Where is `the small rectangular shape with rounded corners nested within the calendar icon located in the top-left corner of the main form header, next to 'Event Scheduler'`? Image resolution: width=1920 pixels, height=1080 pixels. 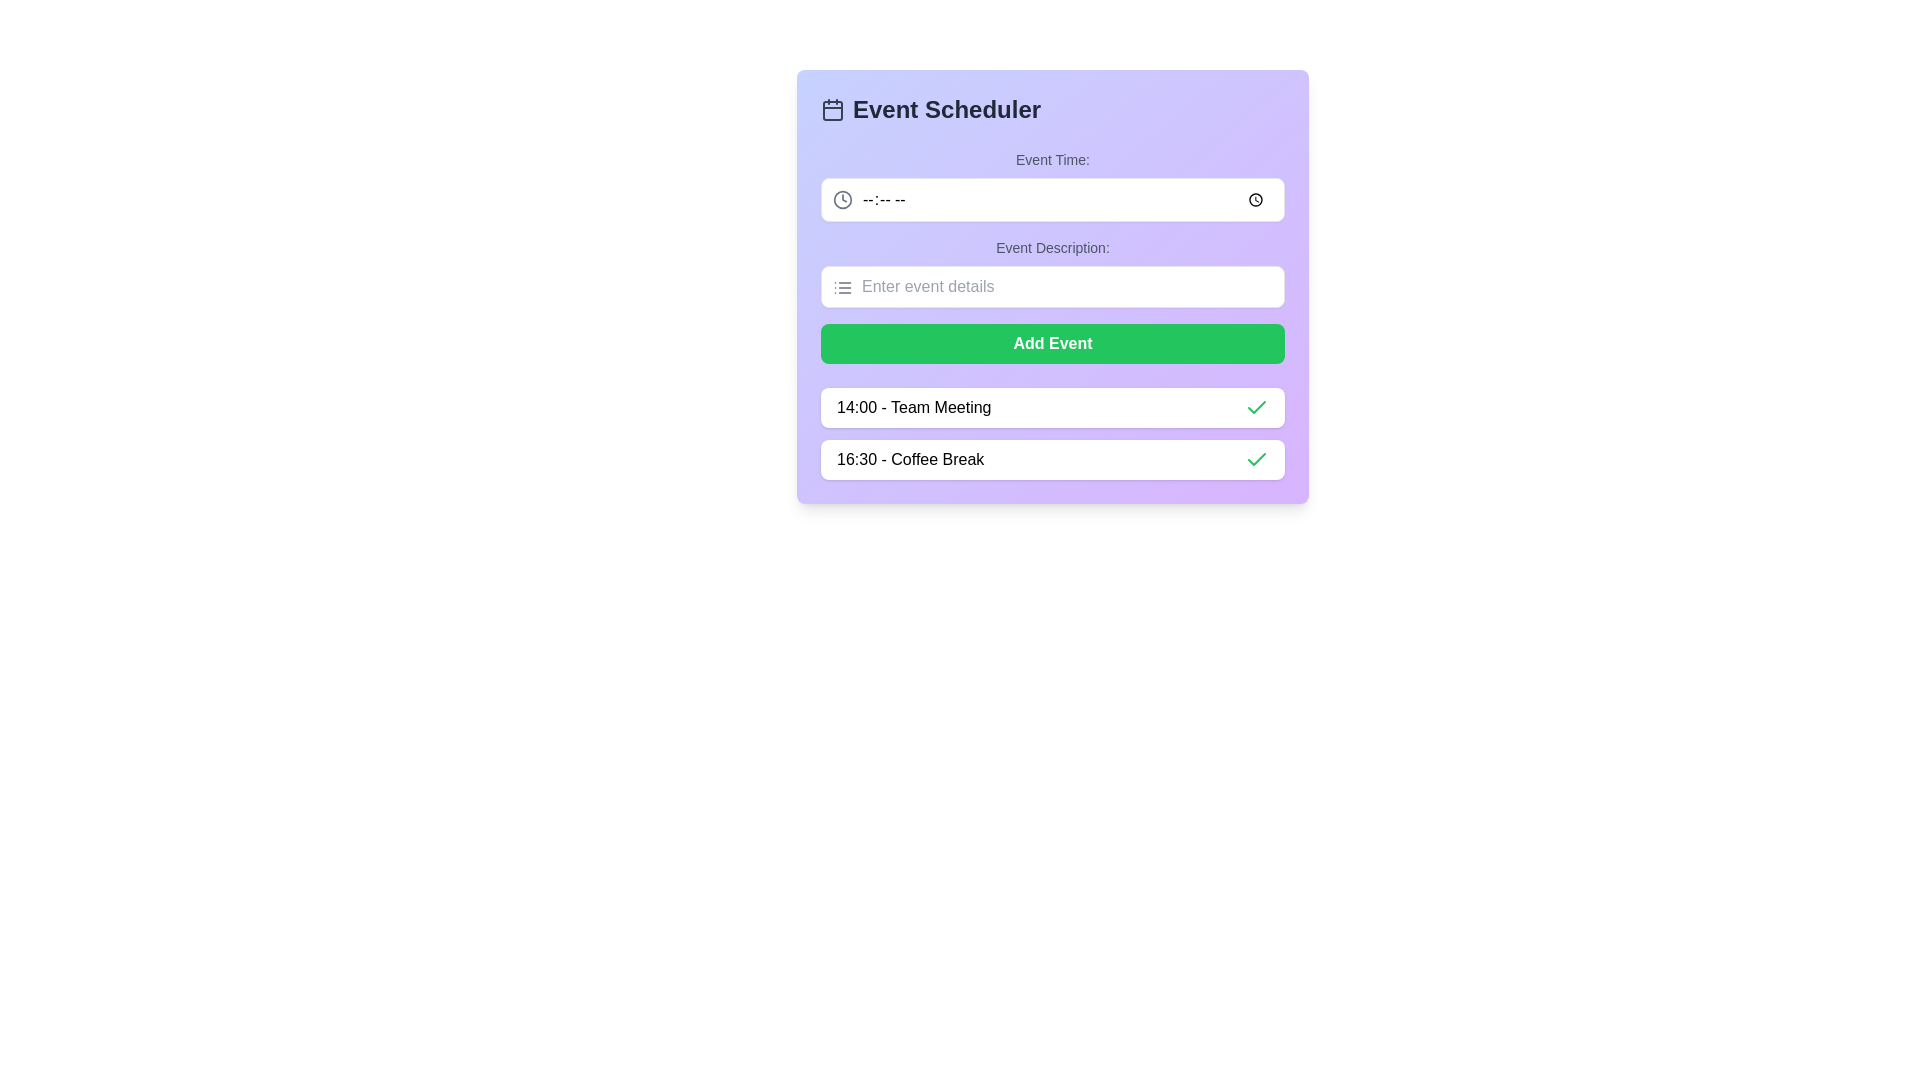 the small rectangular shape with rounded corners nested within the calendar icon located in the top-left corner of the main form header, next to 'Event Scheduler' is located at coordinates (833, 111).